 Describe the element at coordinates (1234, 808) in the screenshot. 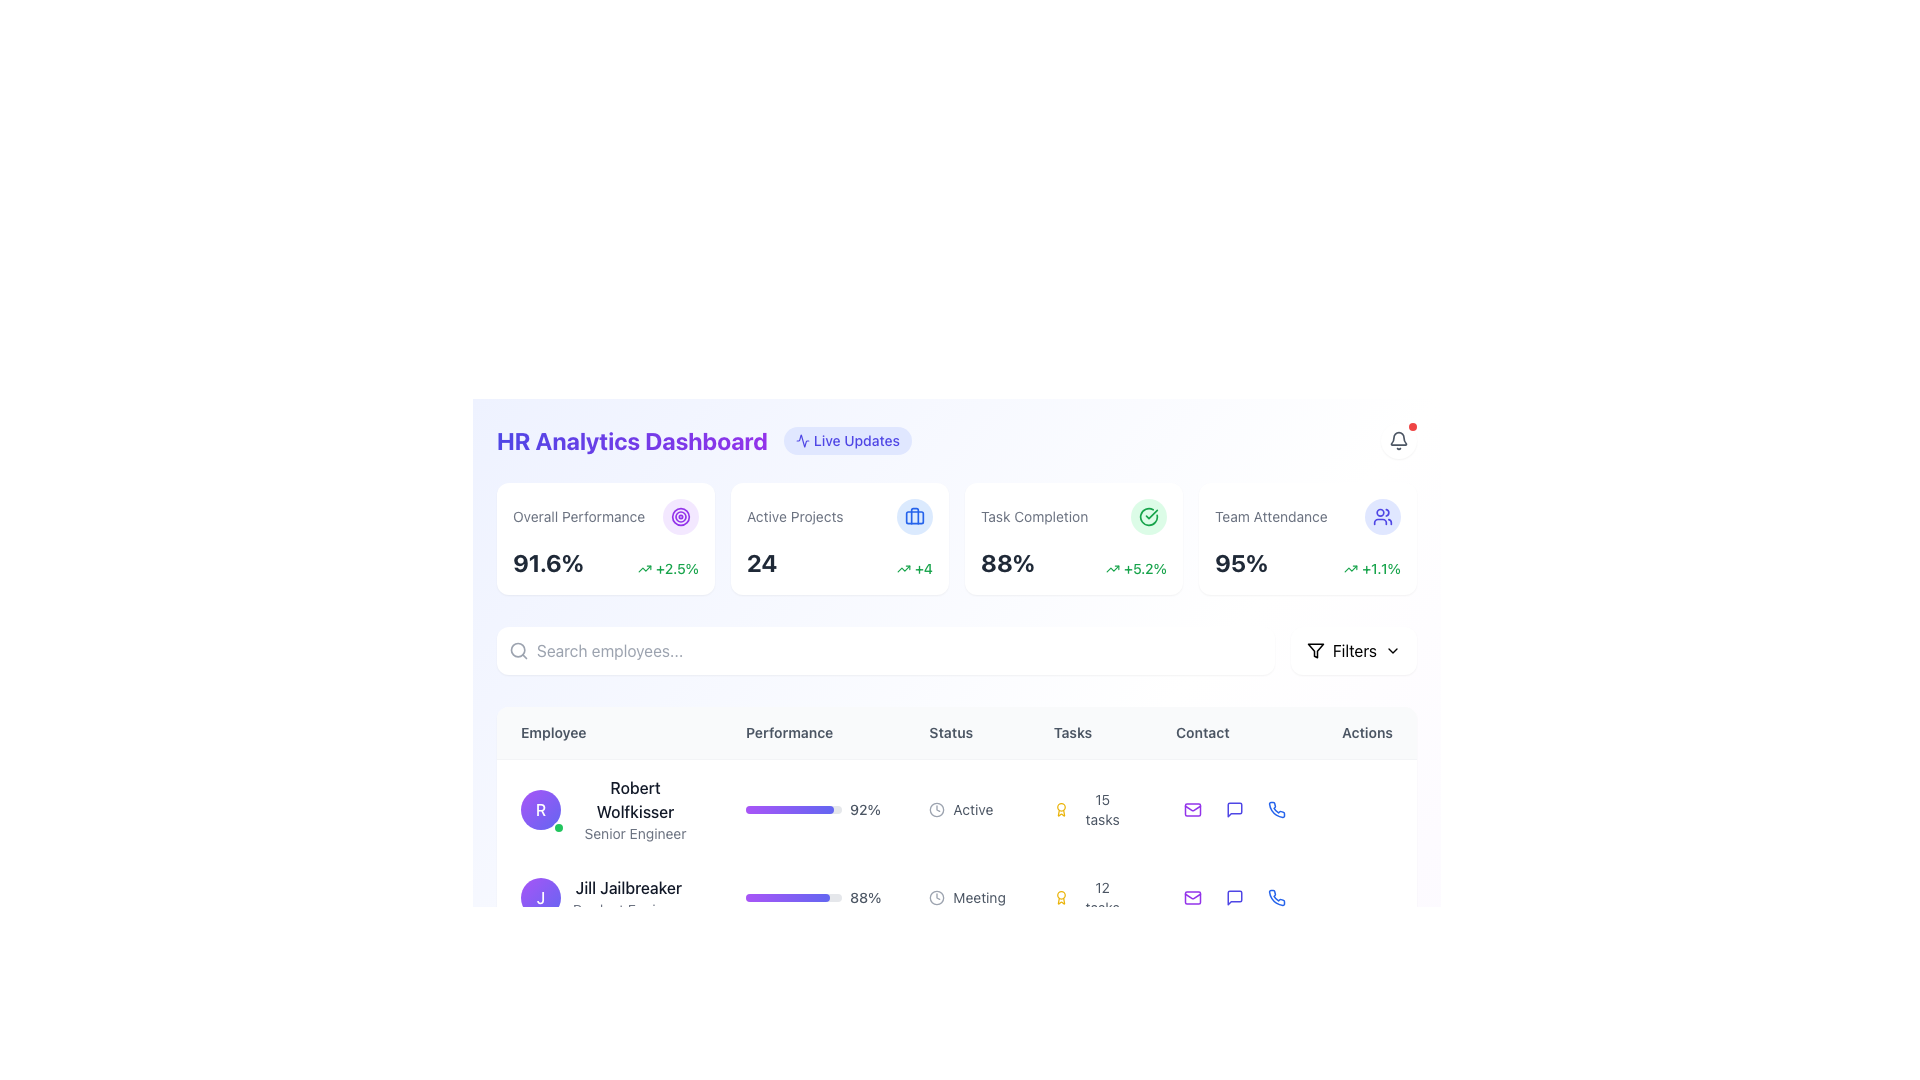

I see `the chat icon button for employee Robert Wolfkisser, located between the email icon and the phone icon under the 'Contact' column` at that location.